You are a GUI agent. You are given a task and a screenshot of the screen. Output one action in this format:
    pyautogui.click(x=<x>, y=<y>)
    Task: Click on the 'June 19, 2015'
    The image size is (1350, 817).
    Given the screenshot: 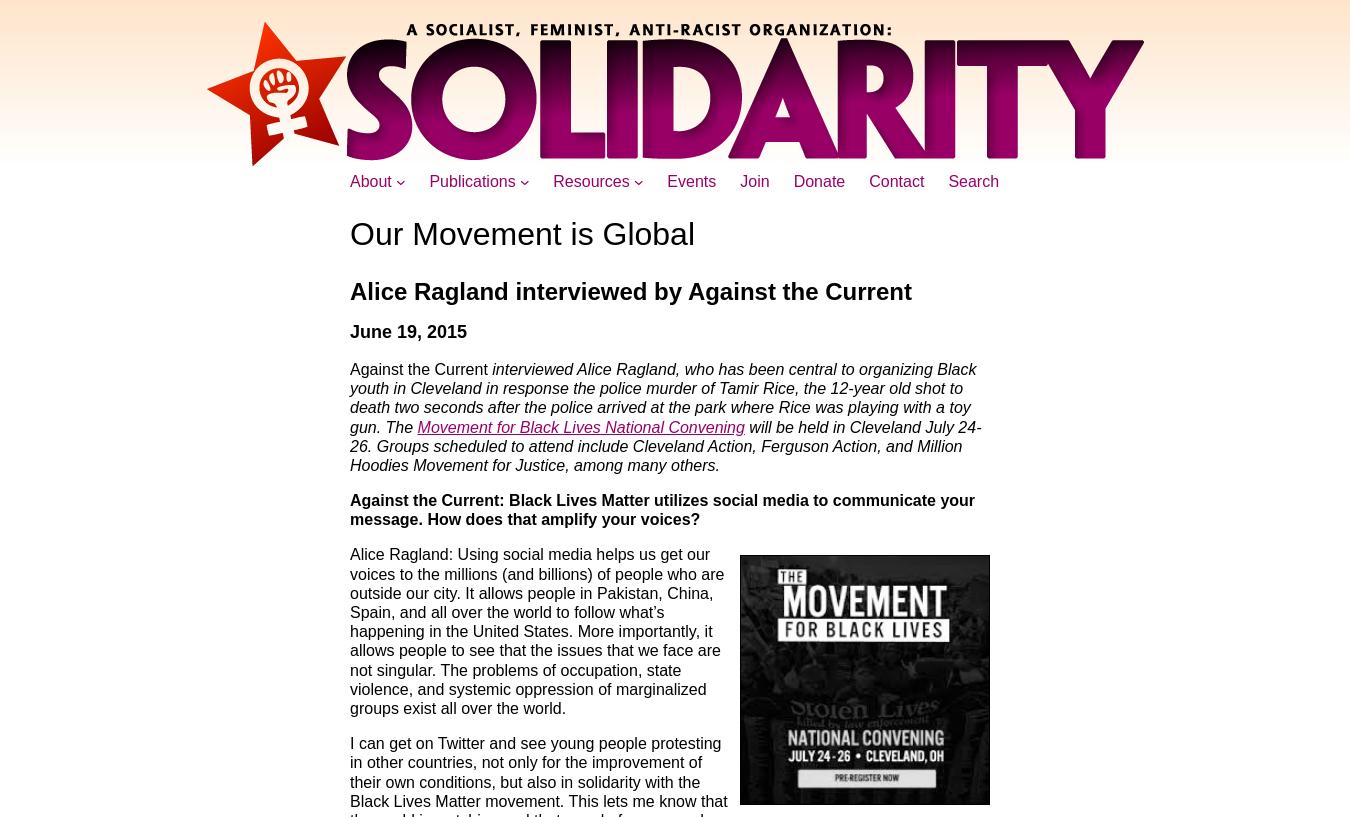 What is the action you would take?
    pyautogui.click(x=408, y=331)
    